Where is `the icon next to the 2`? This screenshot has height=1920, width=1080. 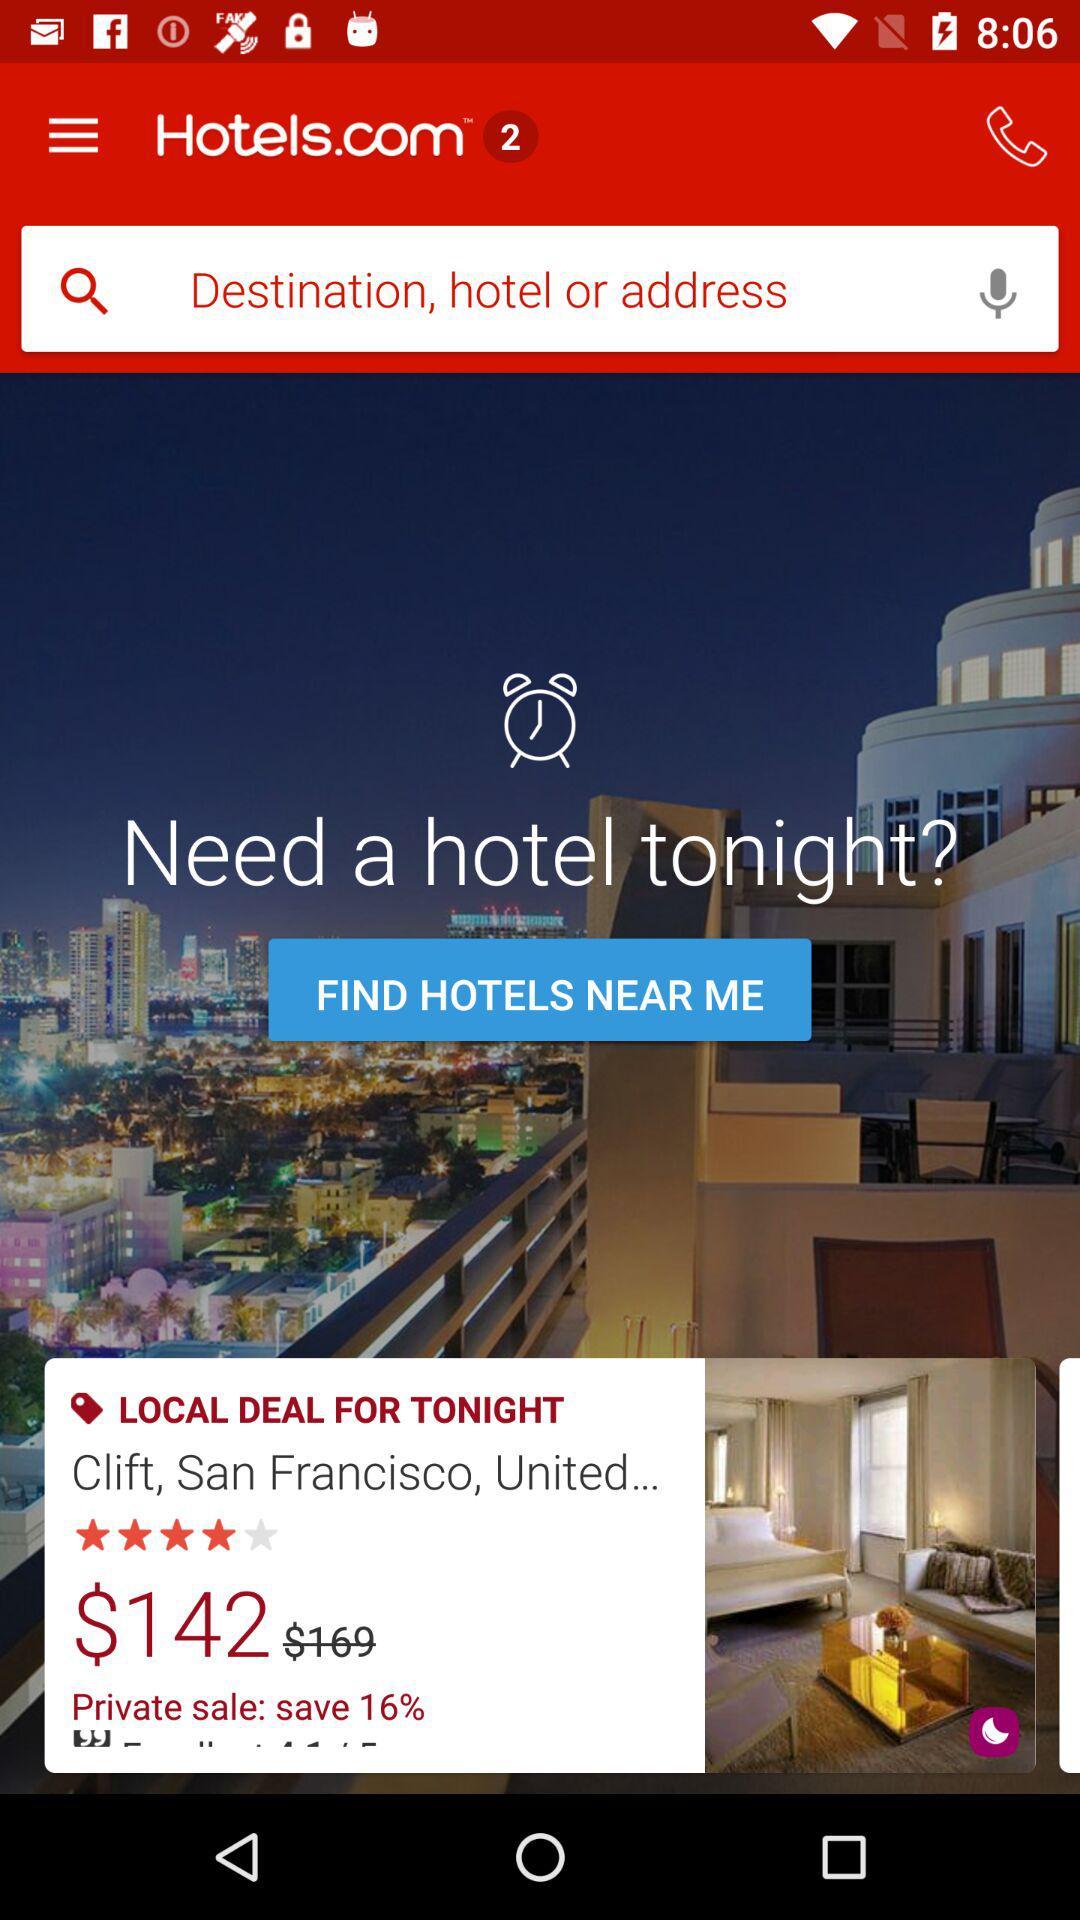
the icon next to the 2 is located at coordinates (1017, 135).